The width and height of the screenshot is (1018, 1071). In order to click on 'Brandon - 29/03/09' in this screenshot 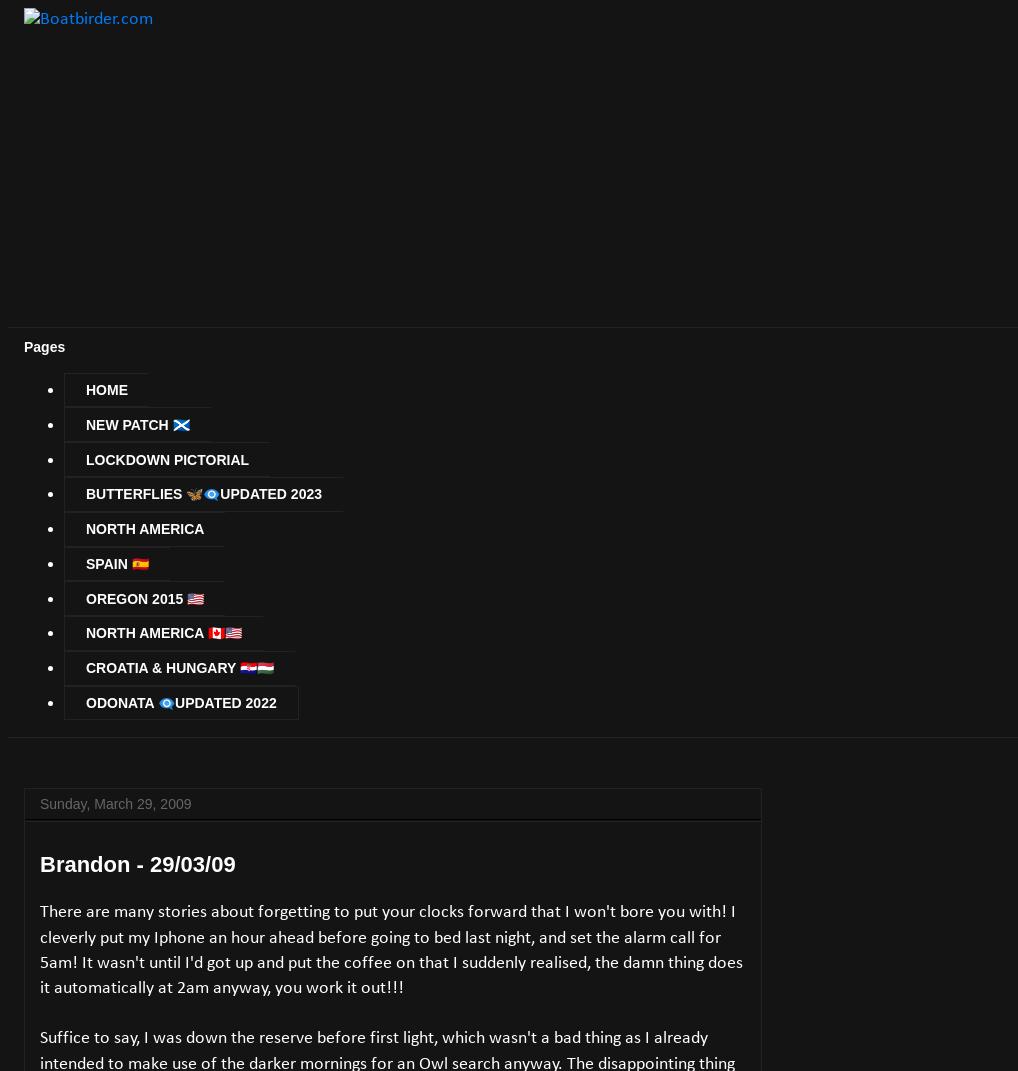, I will do `click(39, 864)`.